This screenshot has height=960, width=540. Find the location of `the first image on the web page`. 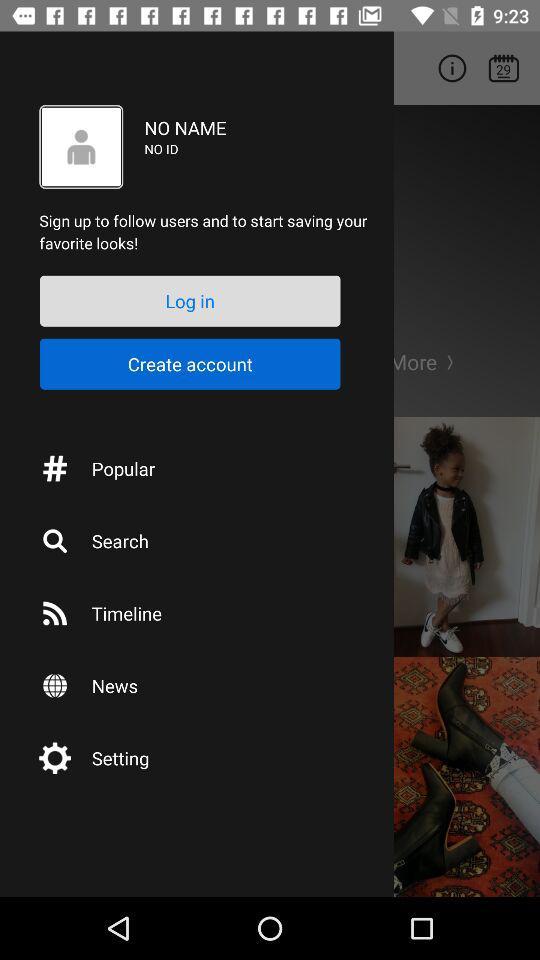

the first image on the web page is located at coordinates (449, 536).